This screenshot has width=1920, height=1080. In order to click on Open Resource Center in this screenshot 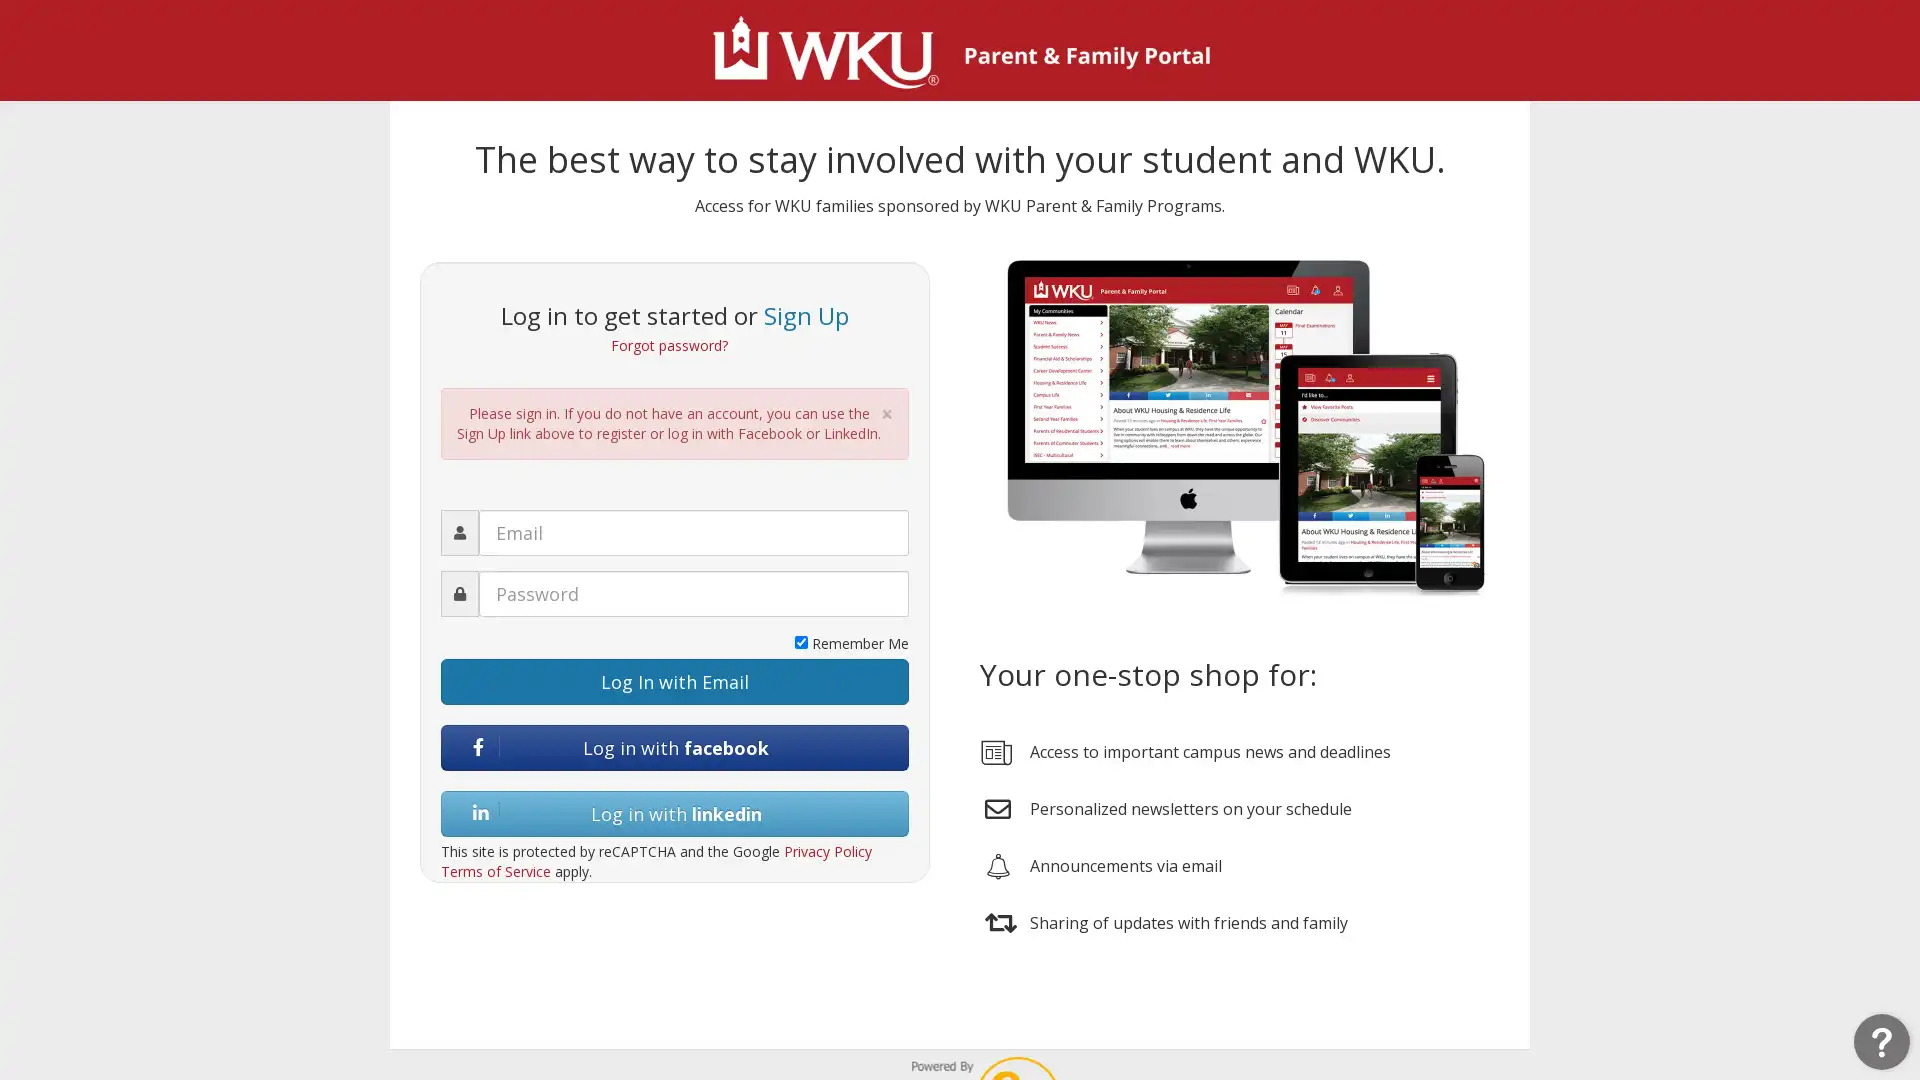, I will do `click(1880, 1040)`.